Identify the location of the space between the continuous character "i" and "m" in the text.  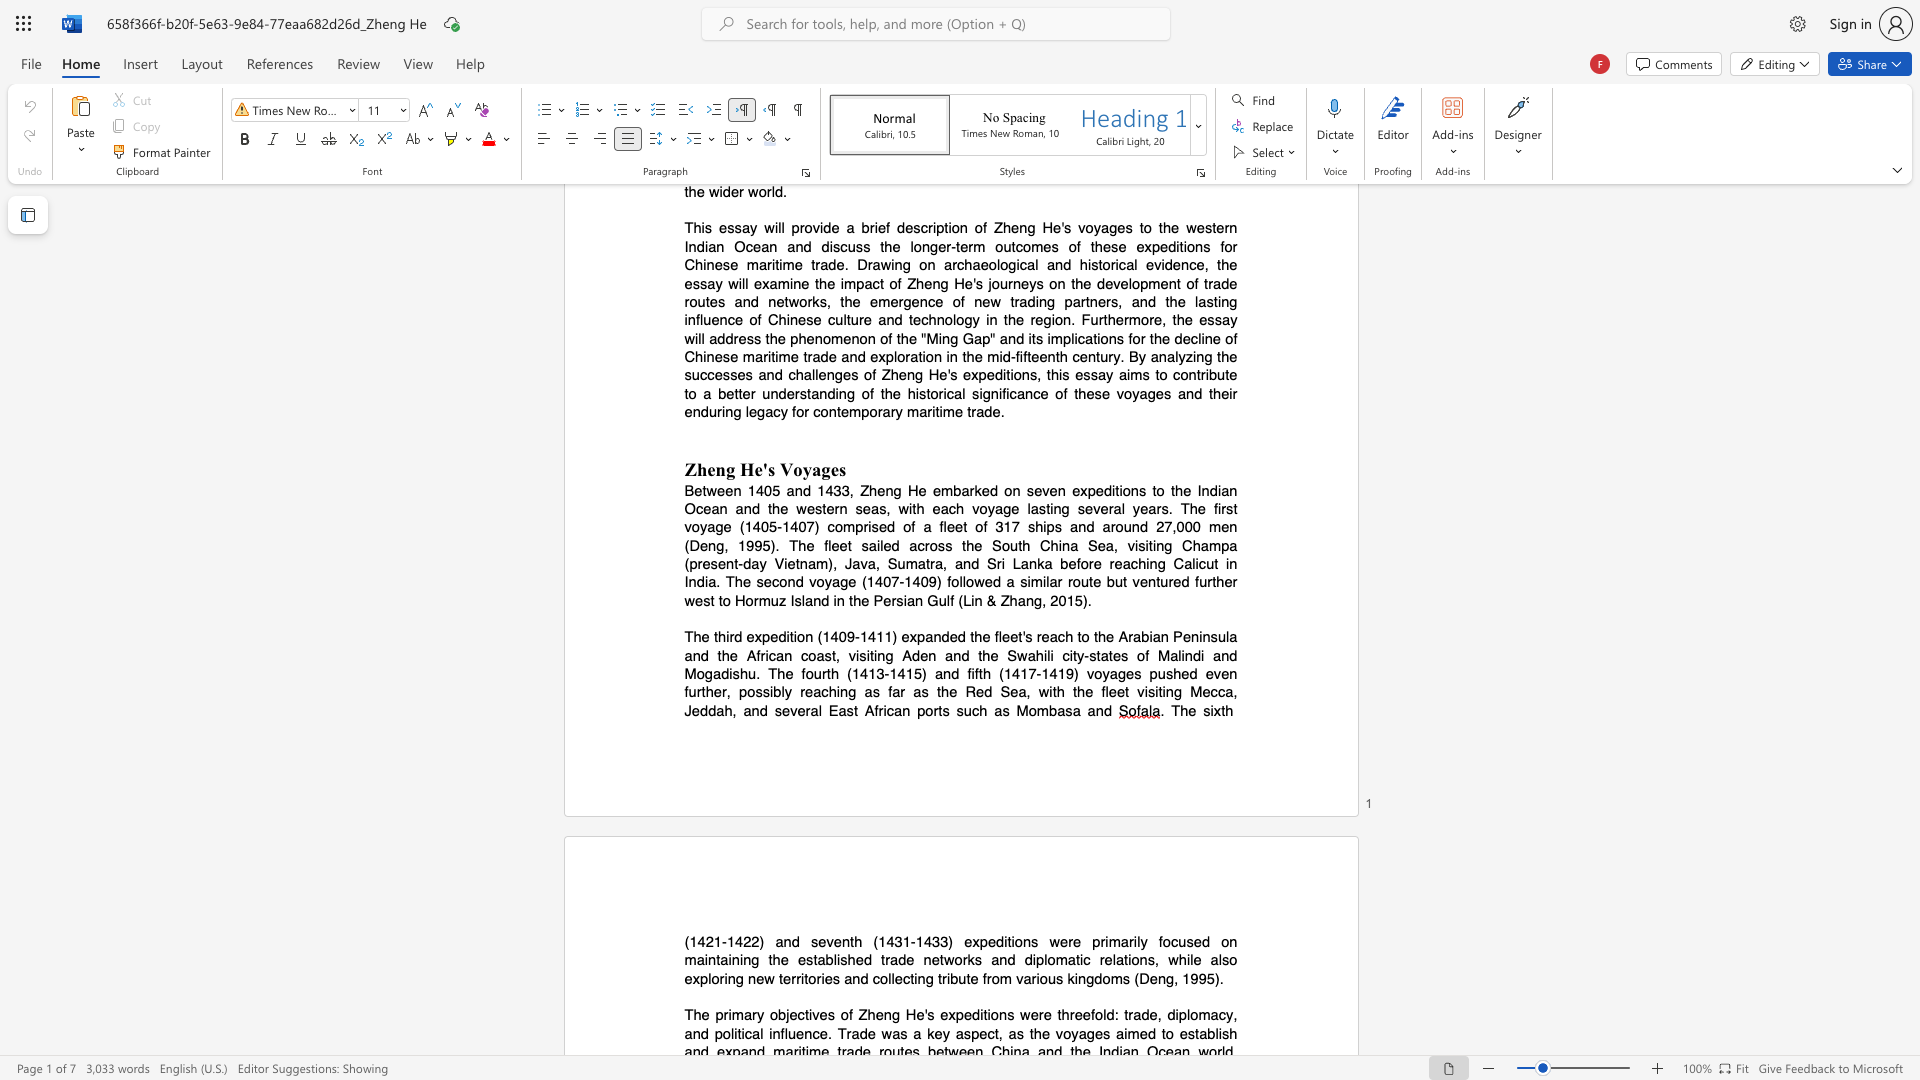
(733, 1015).